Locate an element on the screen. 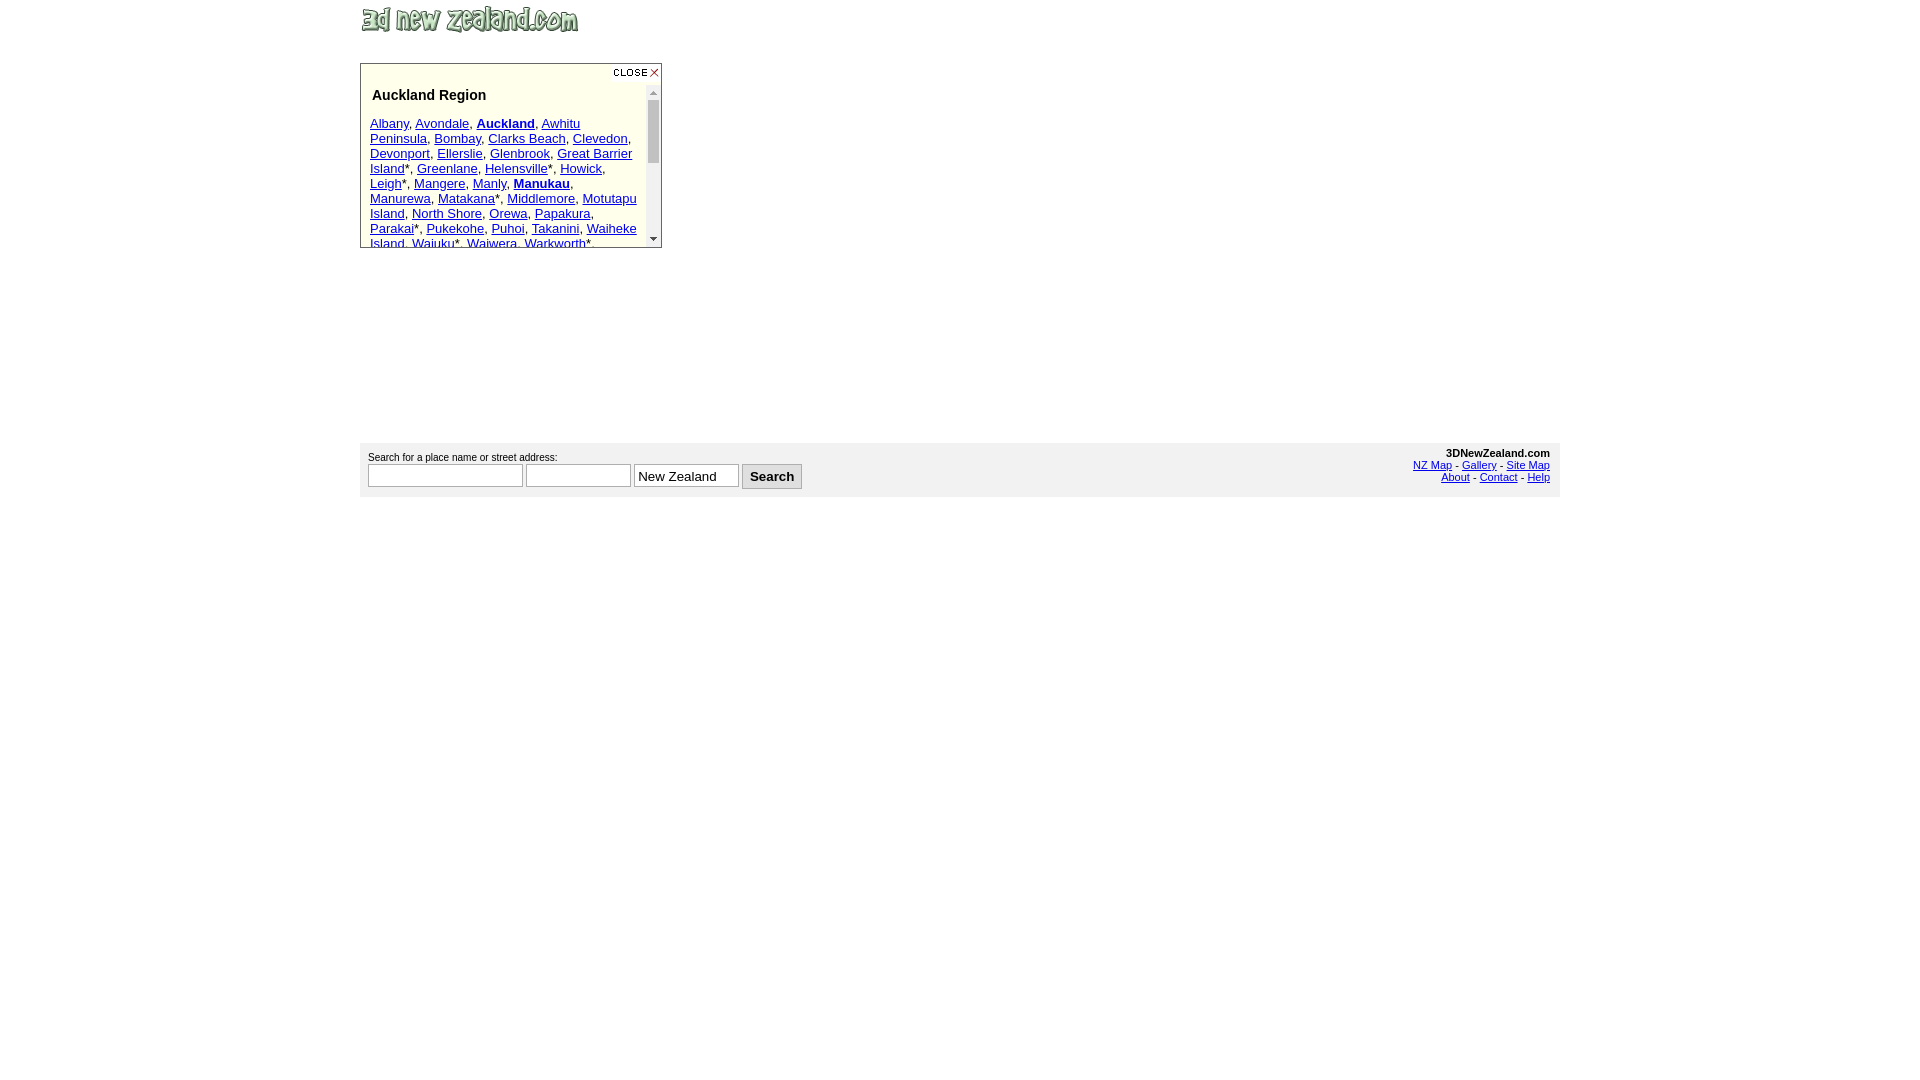 The width and height of the screenshot is (1920, 1080). 'Help' is located at coordinates (1525, 477).